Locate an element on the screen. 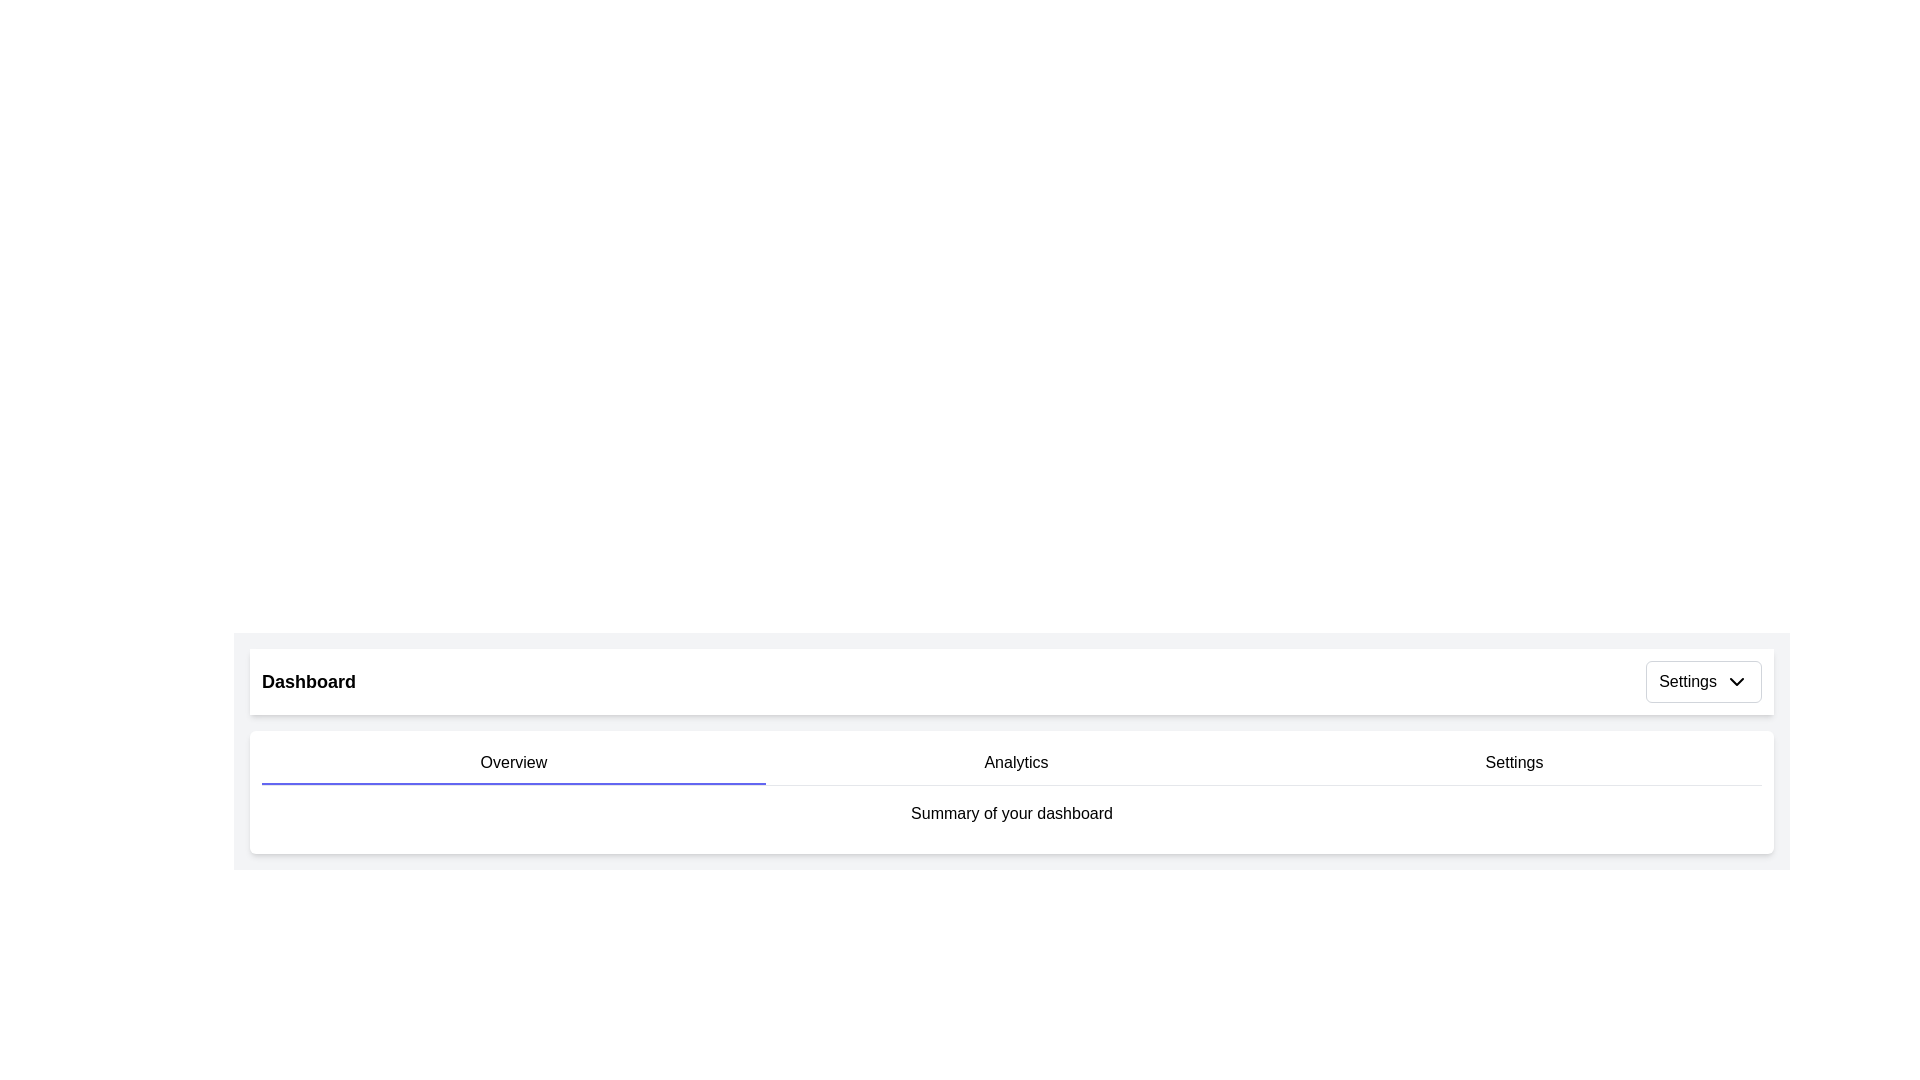 This screenshot has width=1920, height=1080. the 'Settings' button located in the top-right corner of the header bar is located at coordinates (1703, 681).